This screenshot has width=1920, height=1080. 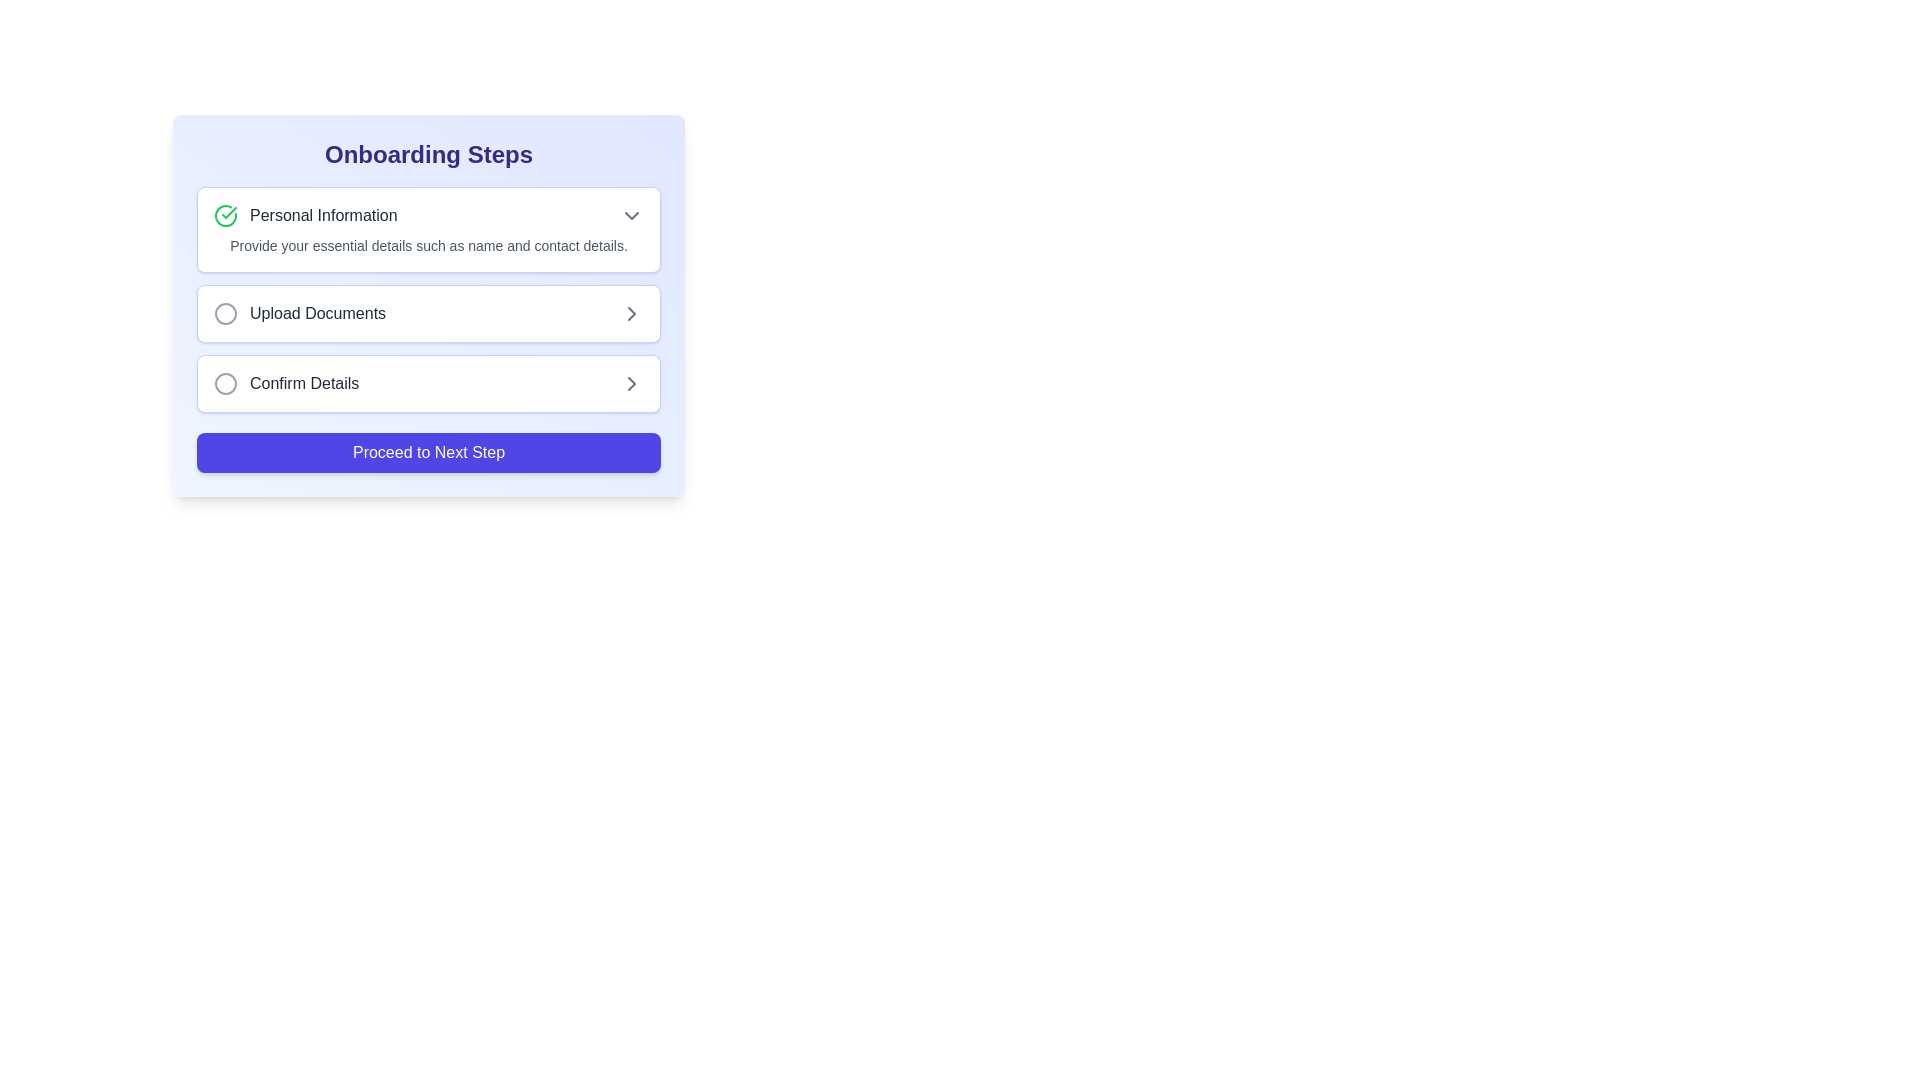 I want to click on the right-facing gray chevron icon located at the far-right side of the 'Upload Documents' section to proceed or expand, so click(x=631, y=313).